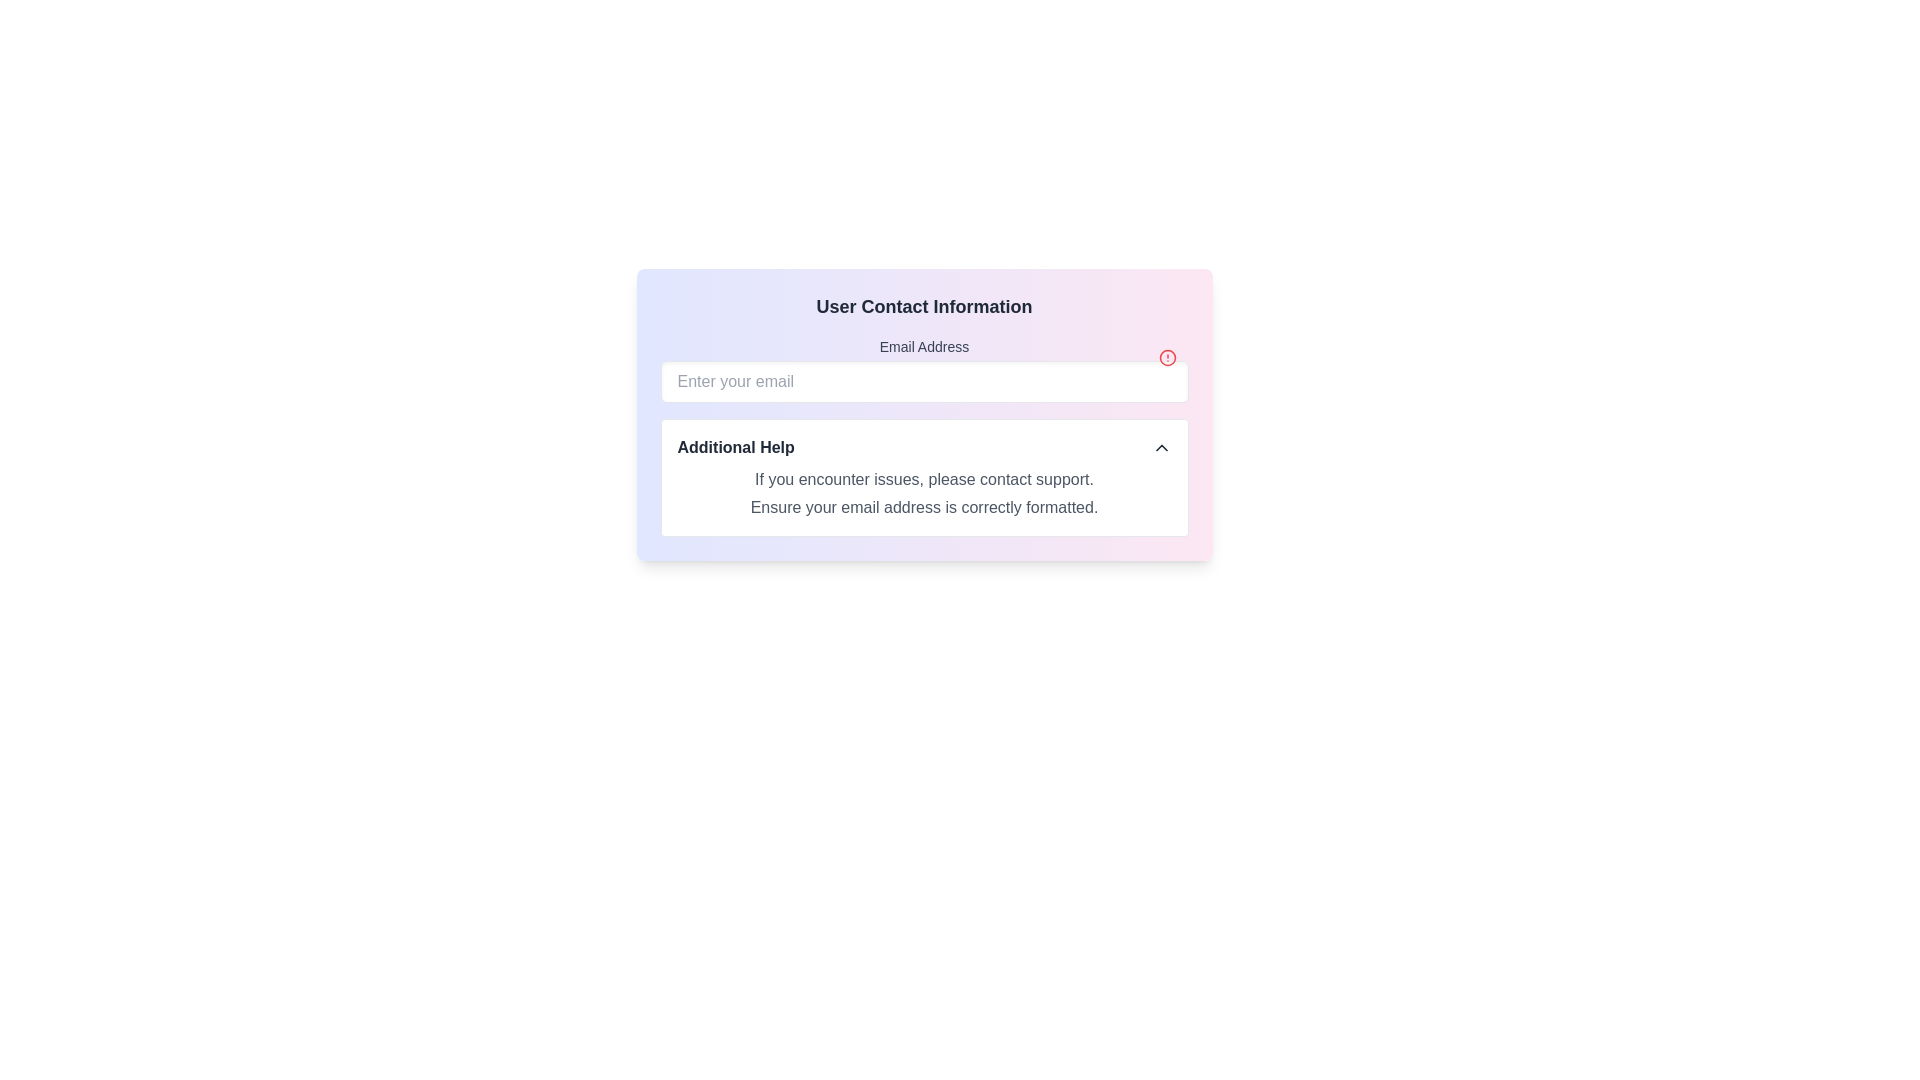 The image size is (1920, 1080). Describe the element at coordinates (1161, 446) in the screenshot. I see `the chevron down SVG icon located to the far right of the 'Additional Help' text, which suggests an expandable or collapsible section, to potentially display a tooltip` at that location.